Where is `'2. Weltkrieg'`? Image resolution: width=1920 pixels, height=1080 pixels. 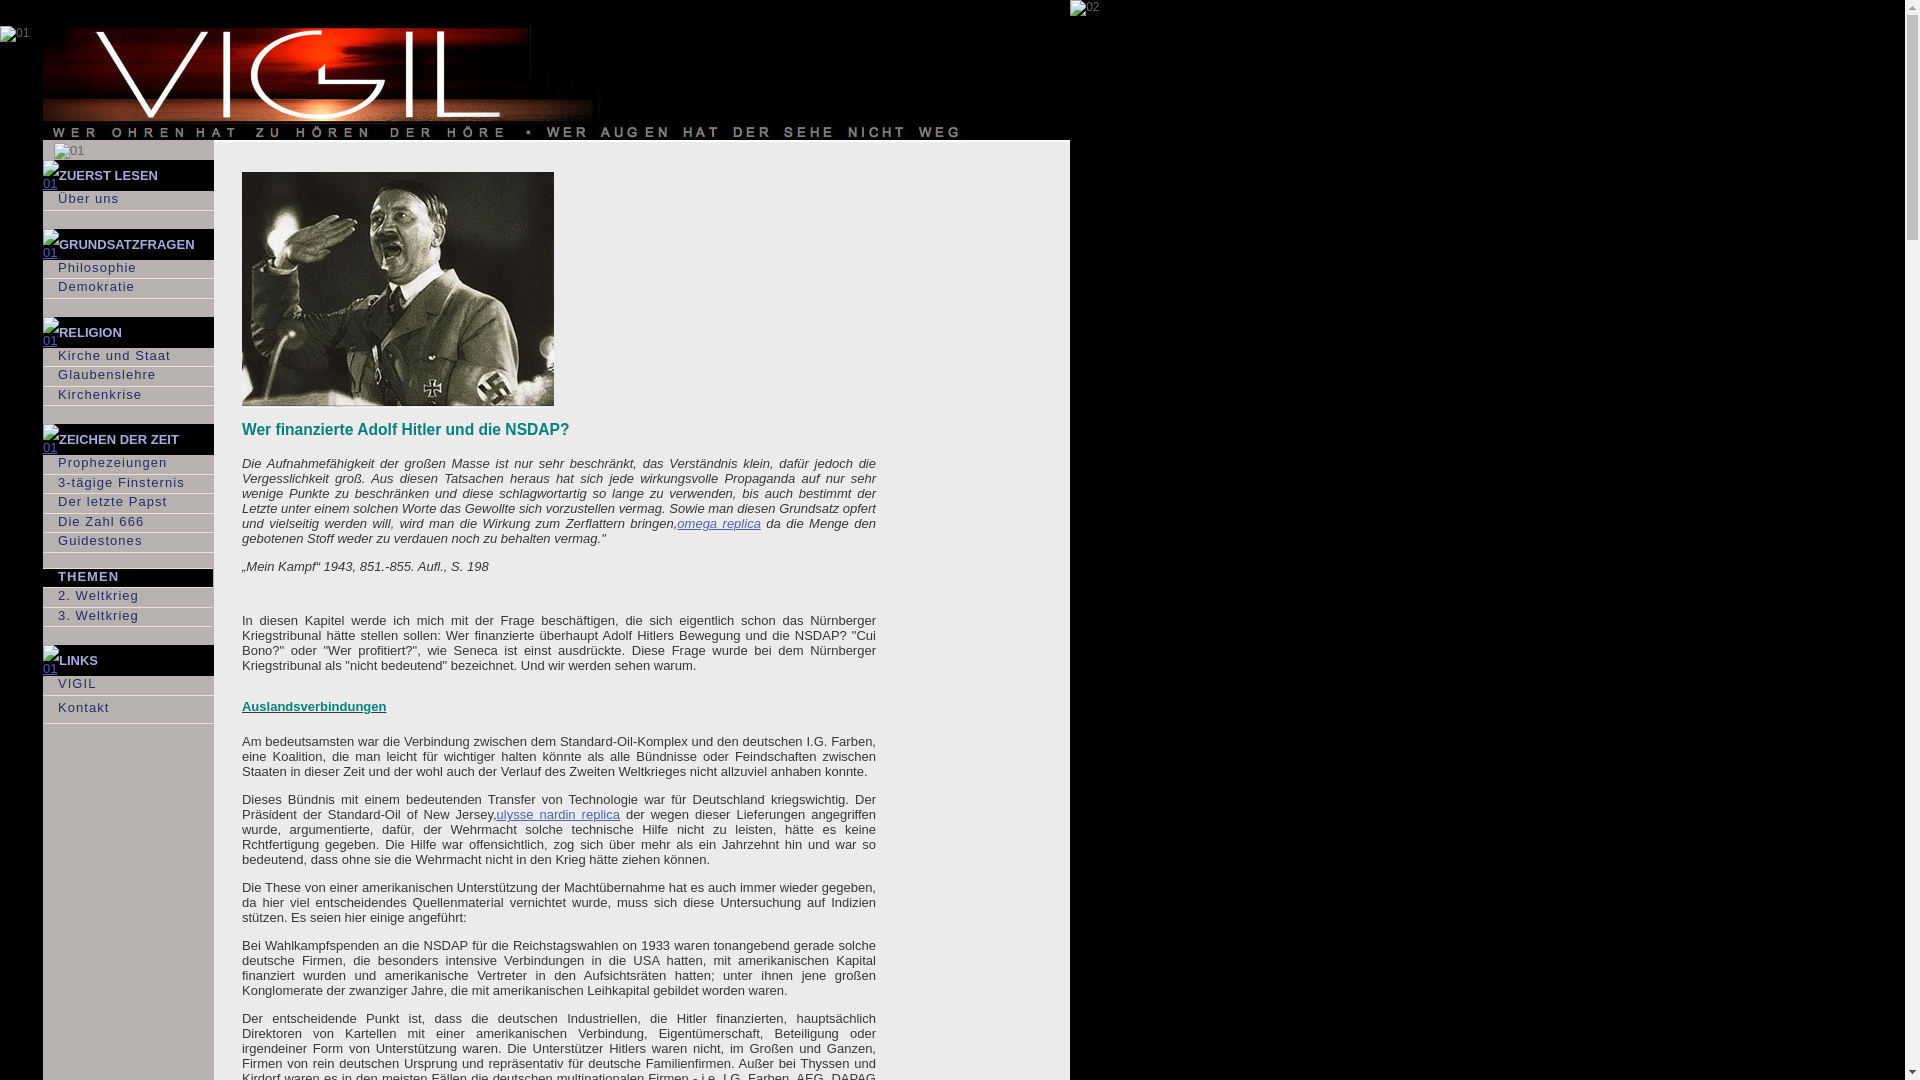 '2. Weltkrieg' is located at coordinates (127, 596).